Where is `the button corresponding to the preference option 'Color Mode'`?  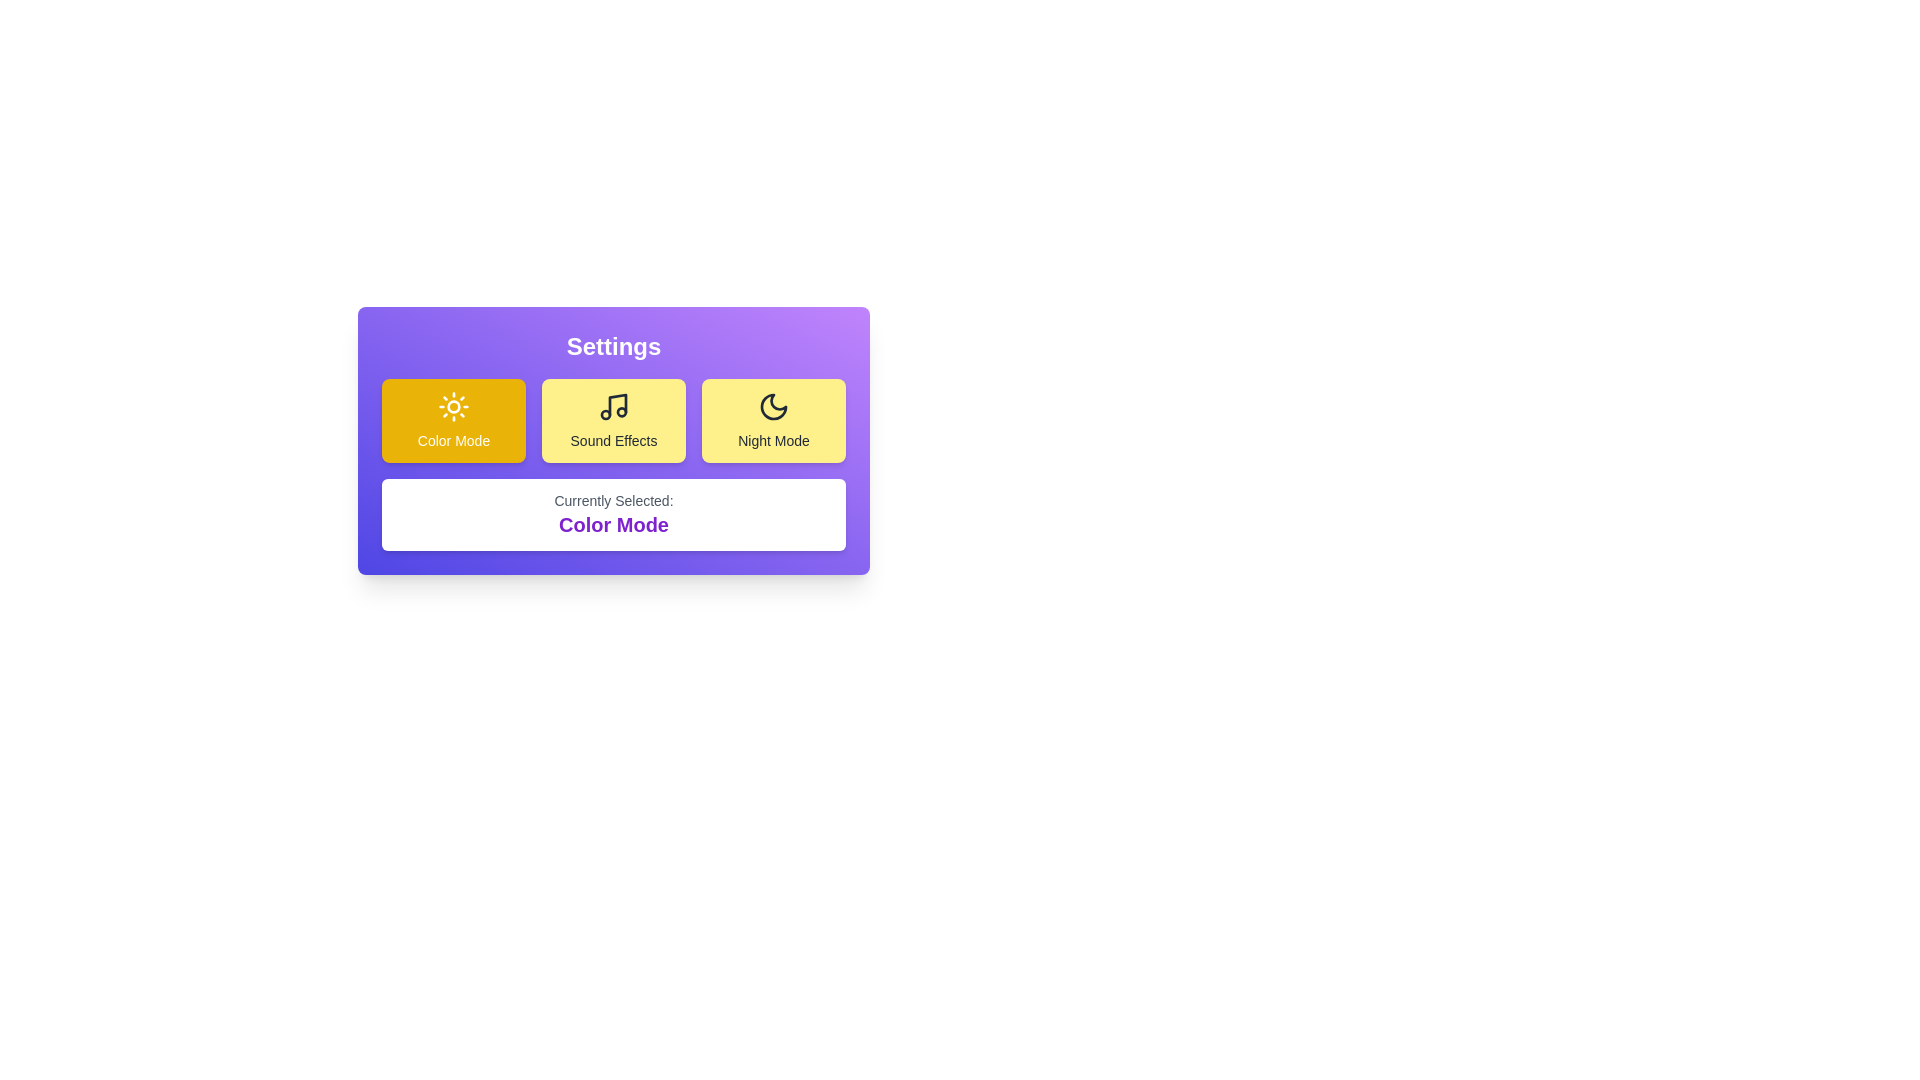 the button corresponding to the preference option 'Color Mode' is located at coordinates (453, 419).